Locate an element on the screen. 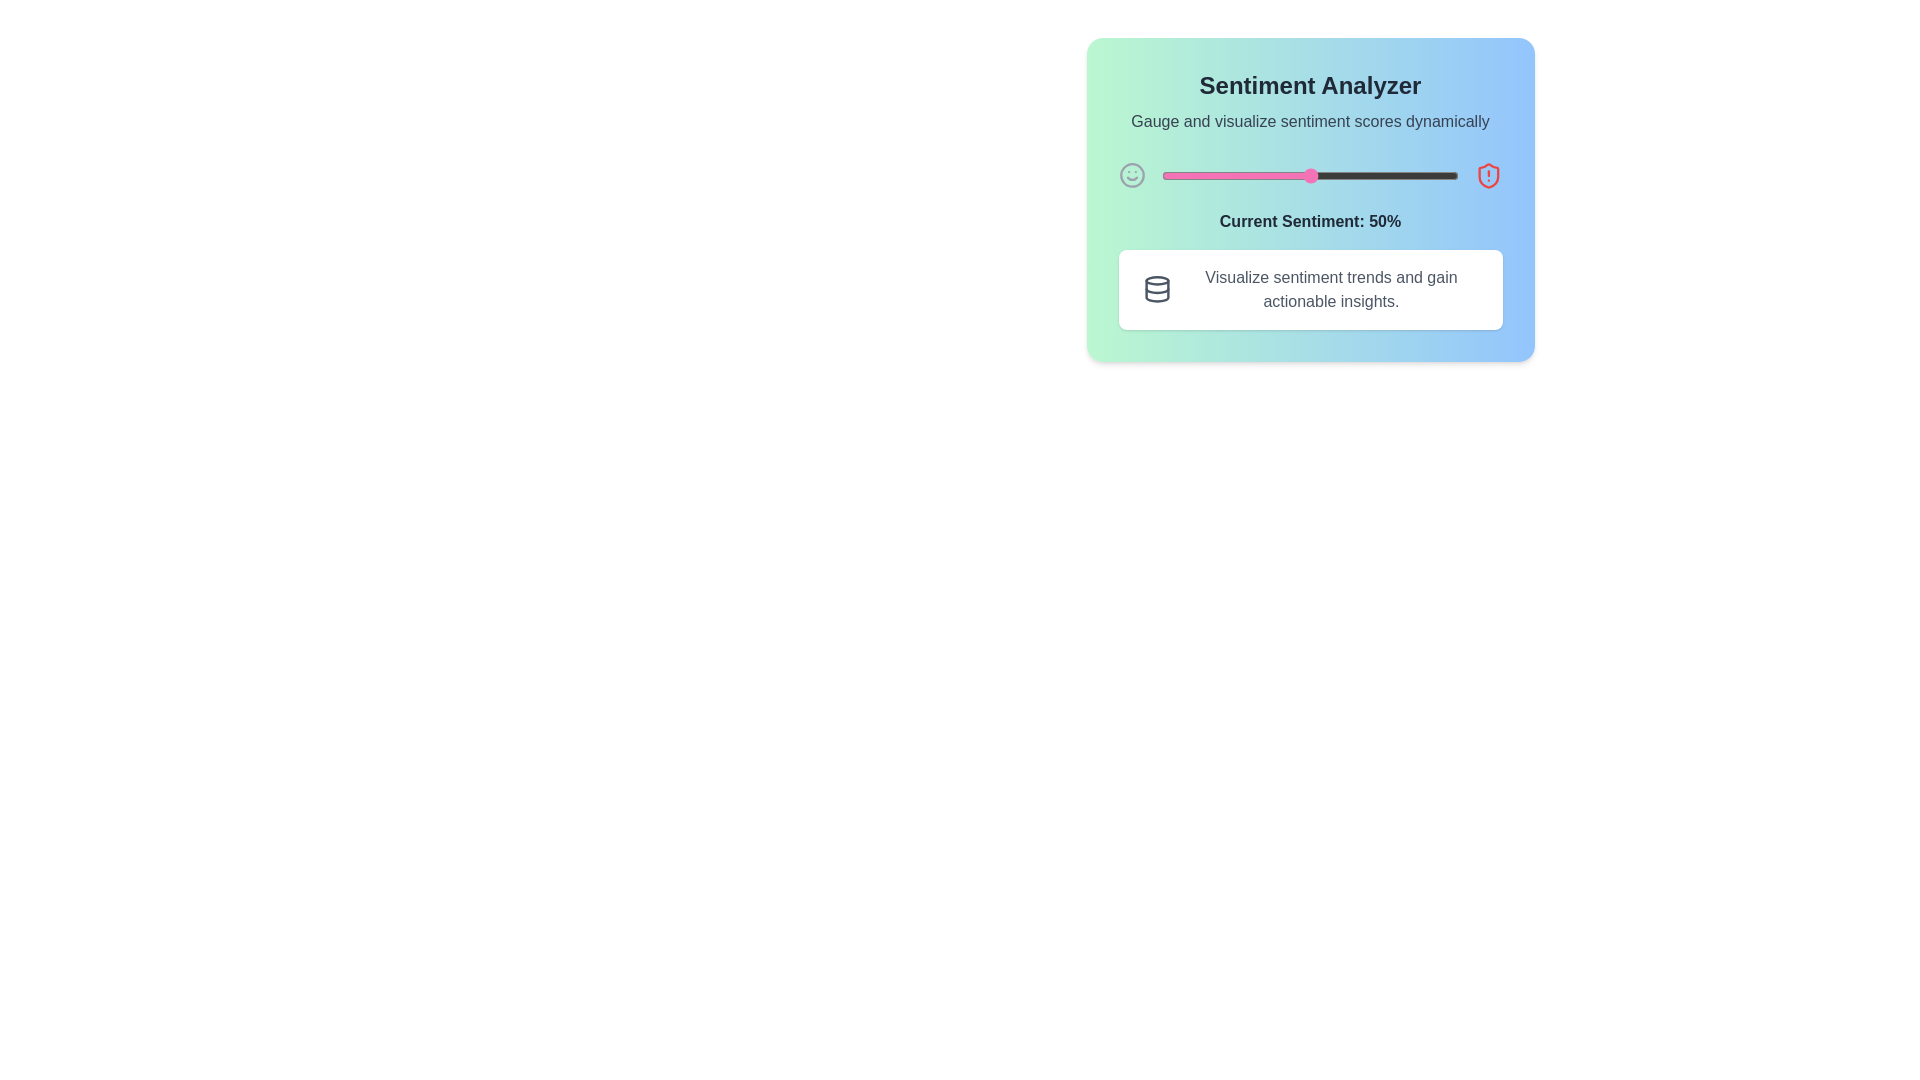 The width and height of the screenshot is (1920, 1080). the smiley face icon is located at coordinates (1132, 175).